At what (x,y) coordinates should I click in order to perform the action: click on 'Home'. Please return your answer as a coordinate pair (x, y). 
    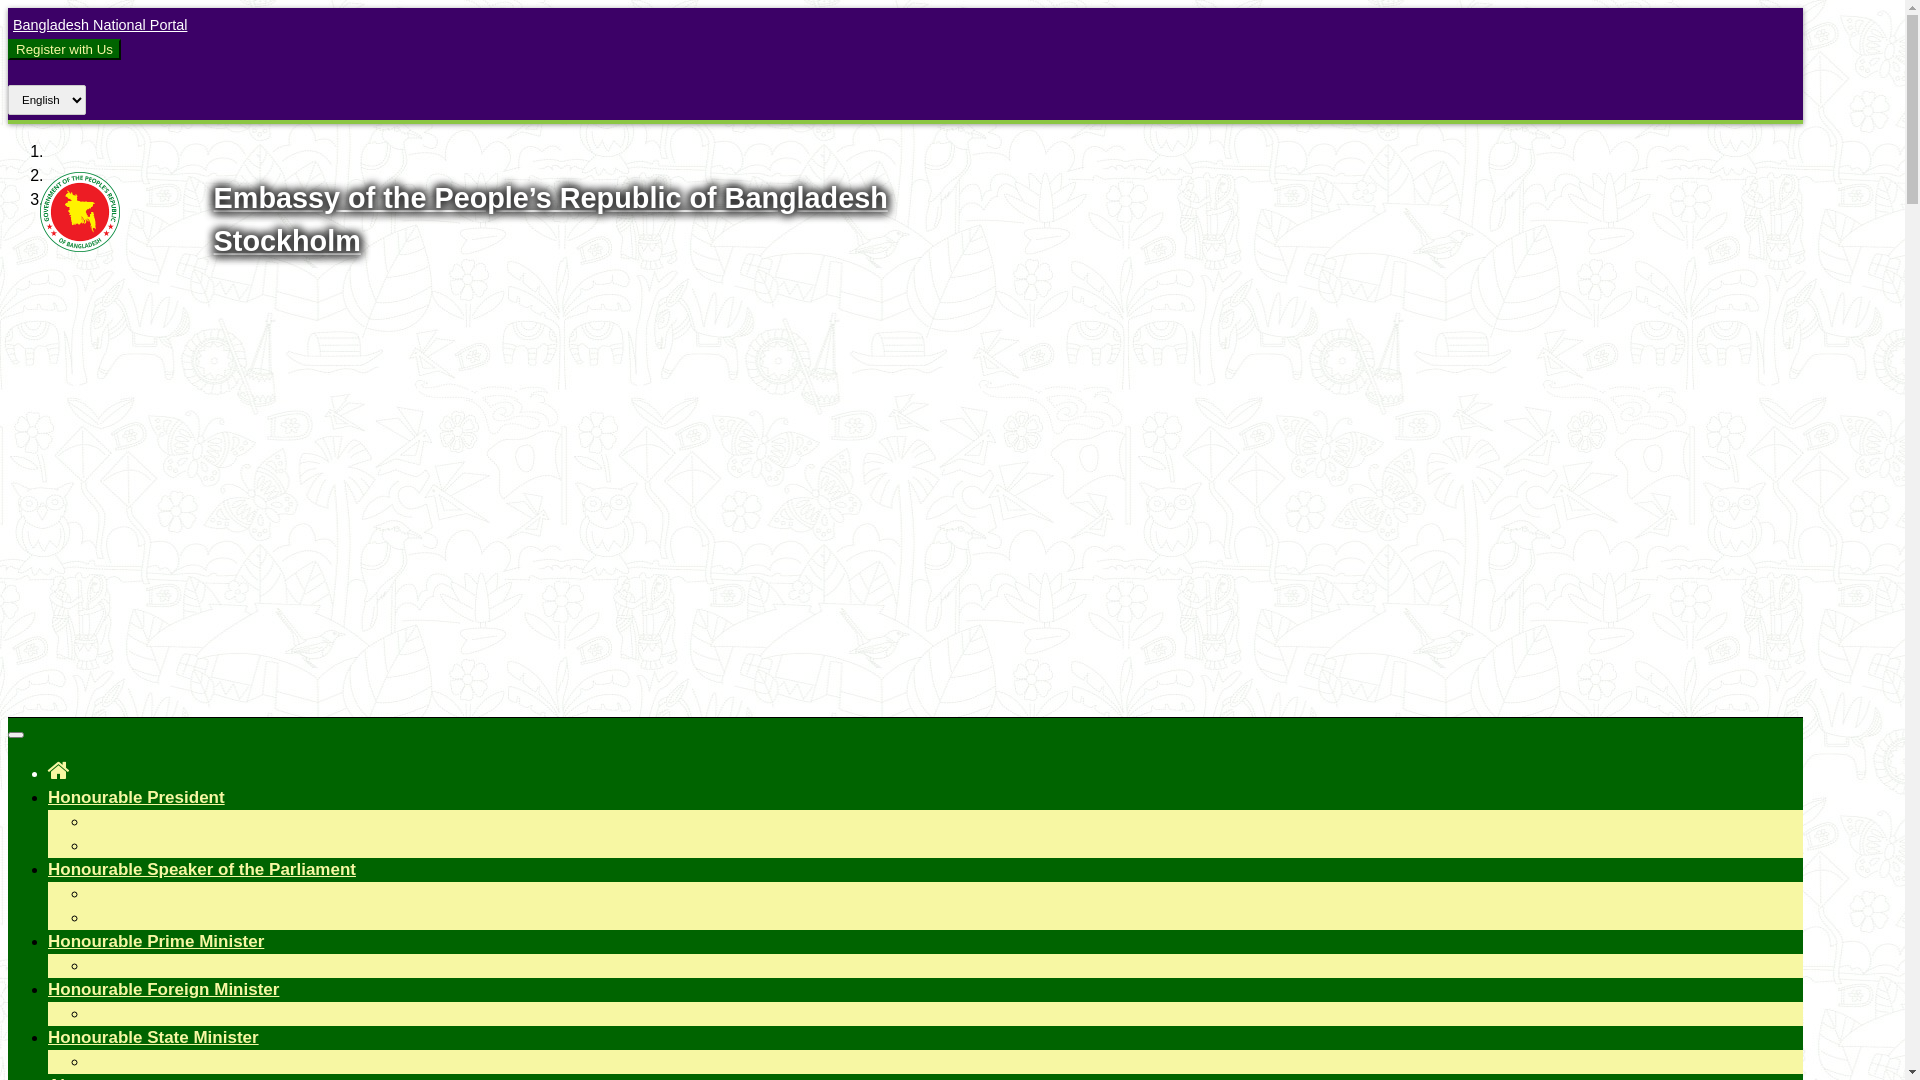
    Looking at the image, I should click on (58, 769).